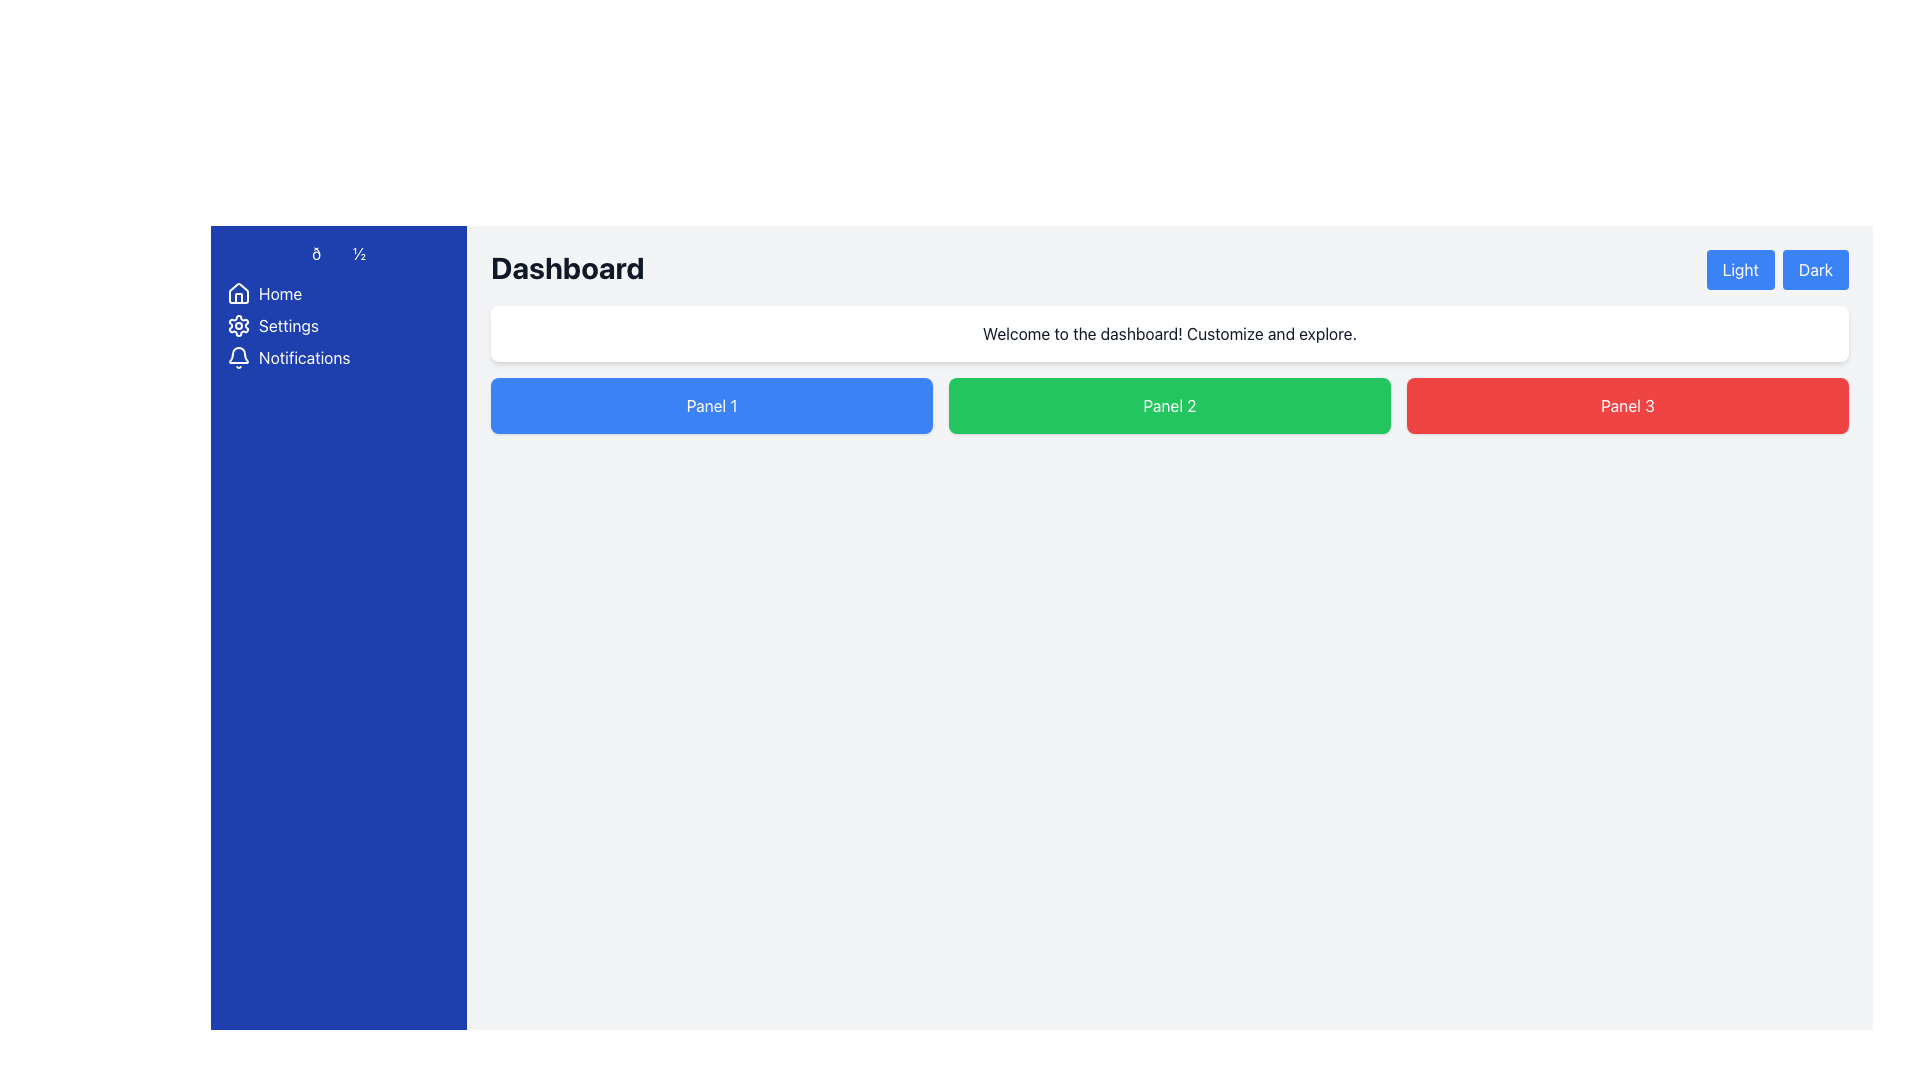  What do you see at coordinates (711, 405) in the screenshot?
I see `the blue rectangular panel labeled 'Panel 1' with rounded corners and a shadow effect, which is the first panel in a row of three panels` at bounding box center [711, 405].